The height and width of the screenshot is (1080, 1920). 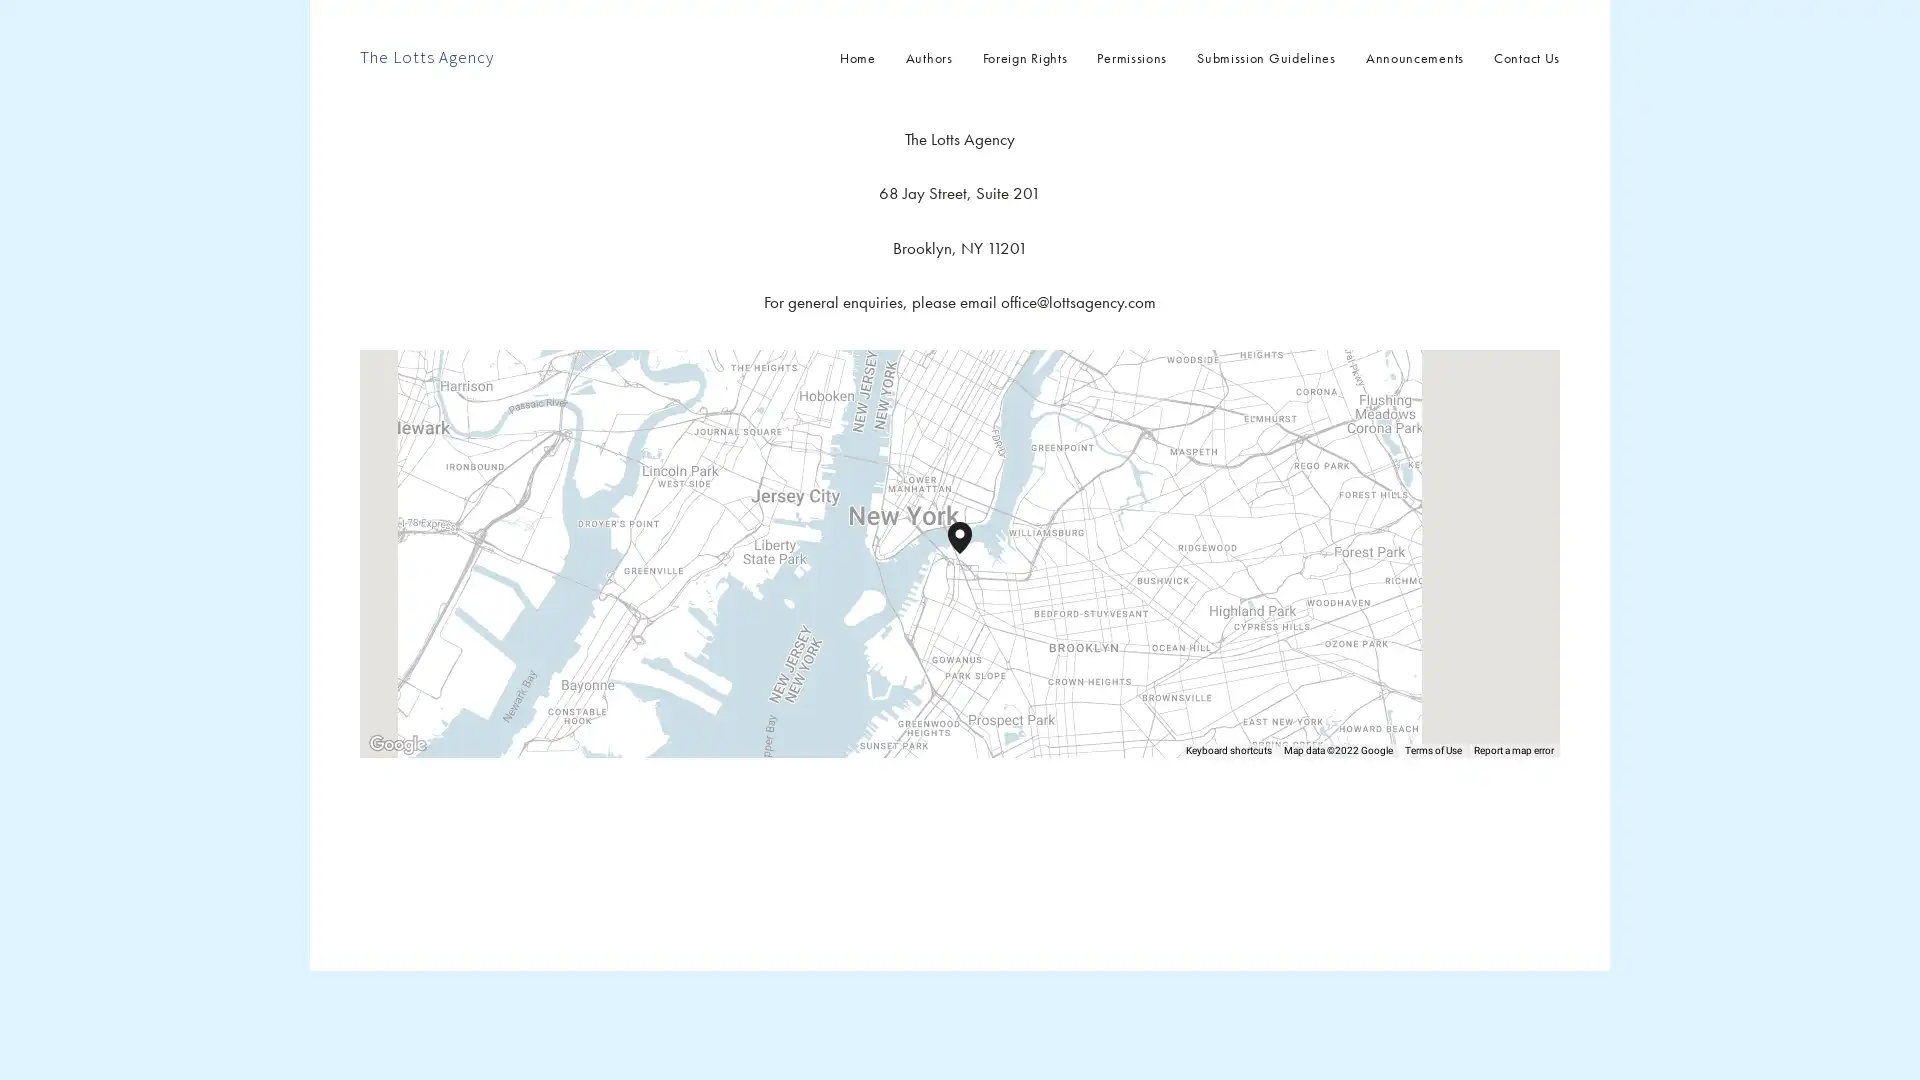 I want to click on 68 Jay Street Brooklyn, NY, 11201, United States, so click(x=972, y=554).